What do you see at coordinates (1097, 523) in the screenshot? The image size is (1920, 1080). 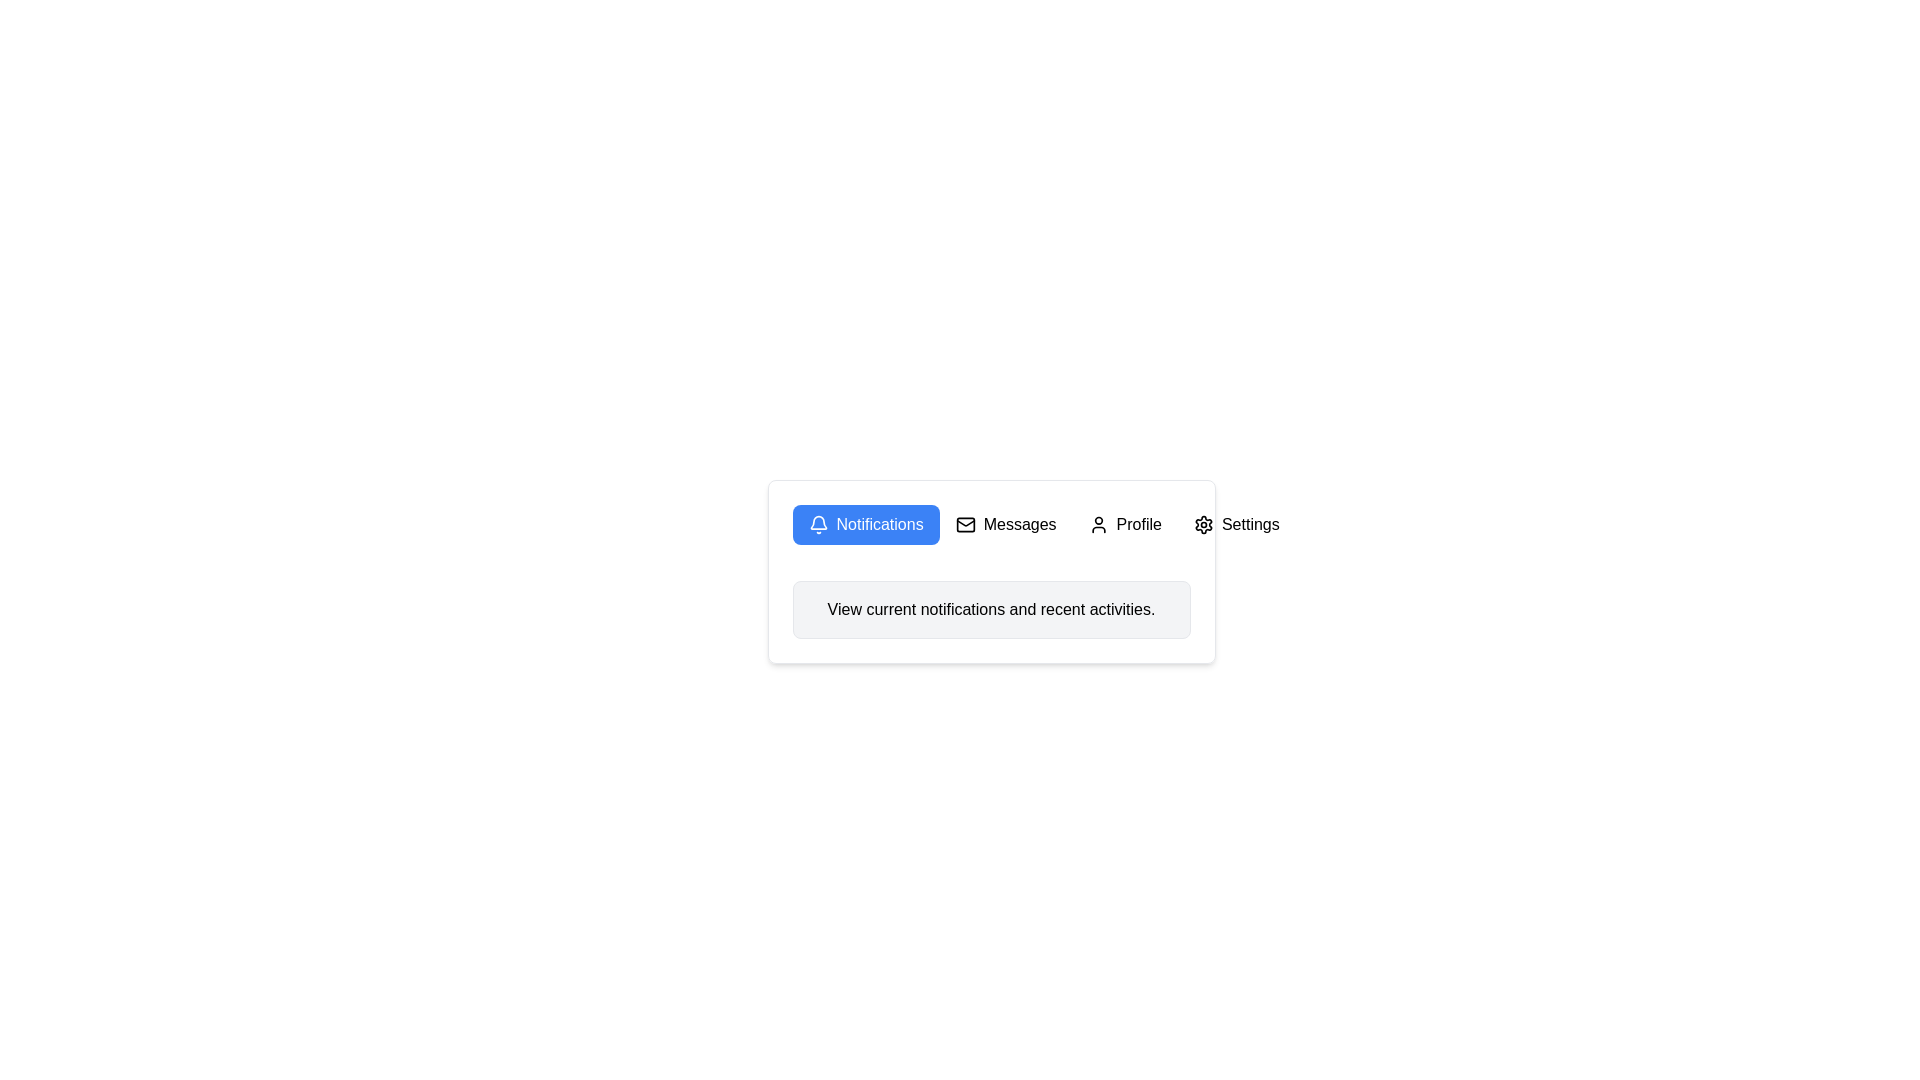 I see `the user profile icon, which is the first menu item labeled 'Profile' located between 'Messages' and 'Settings', to view context menu options` at bounding box center [1097, 523].